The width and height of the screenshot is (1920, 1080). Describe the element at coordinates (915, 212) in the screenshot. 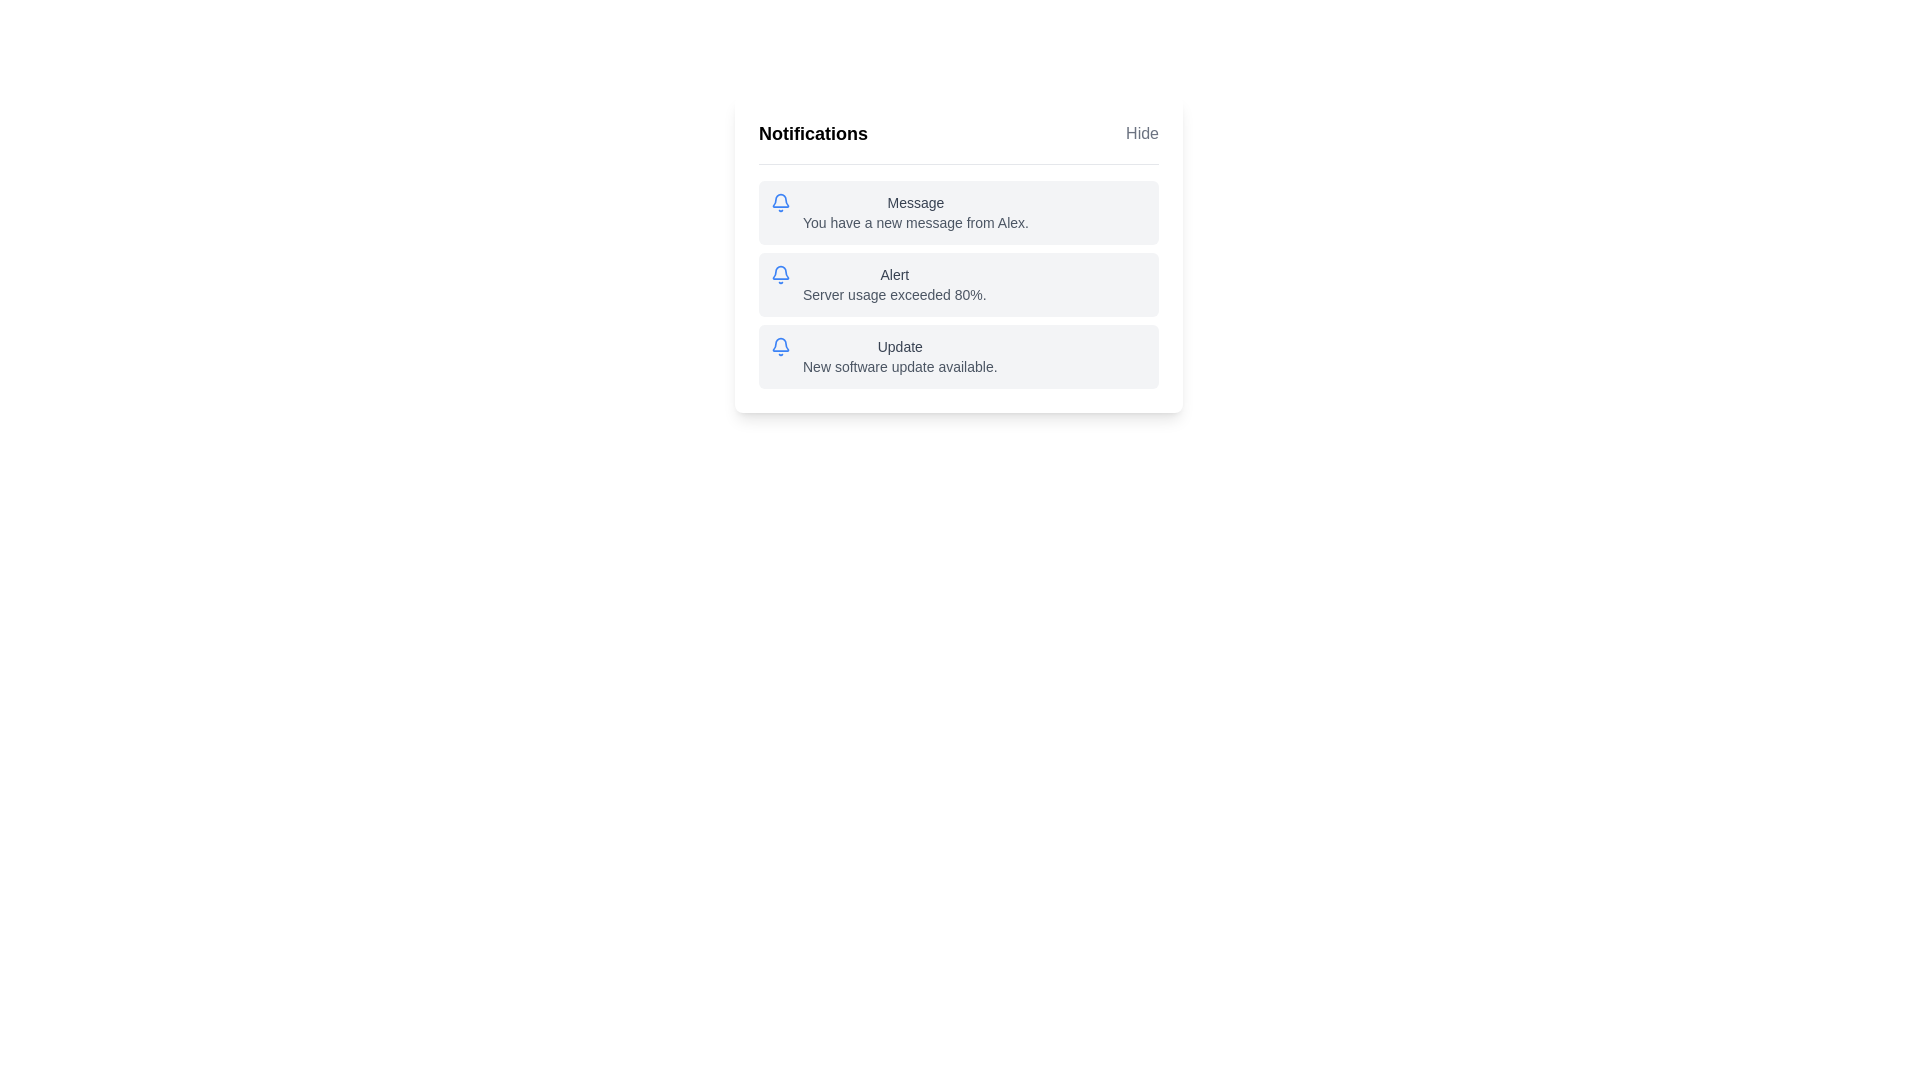

I see `text of the notification about a new message received from 'Alex' located in the topmost position of the notifications list` at that location.